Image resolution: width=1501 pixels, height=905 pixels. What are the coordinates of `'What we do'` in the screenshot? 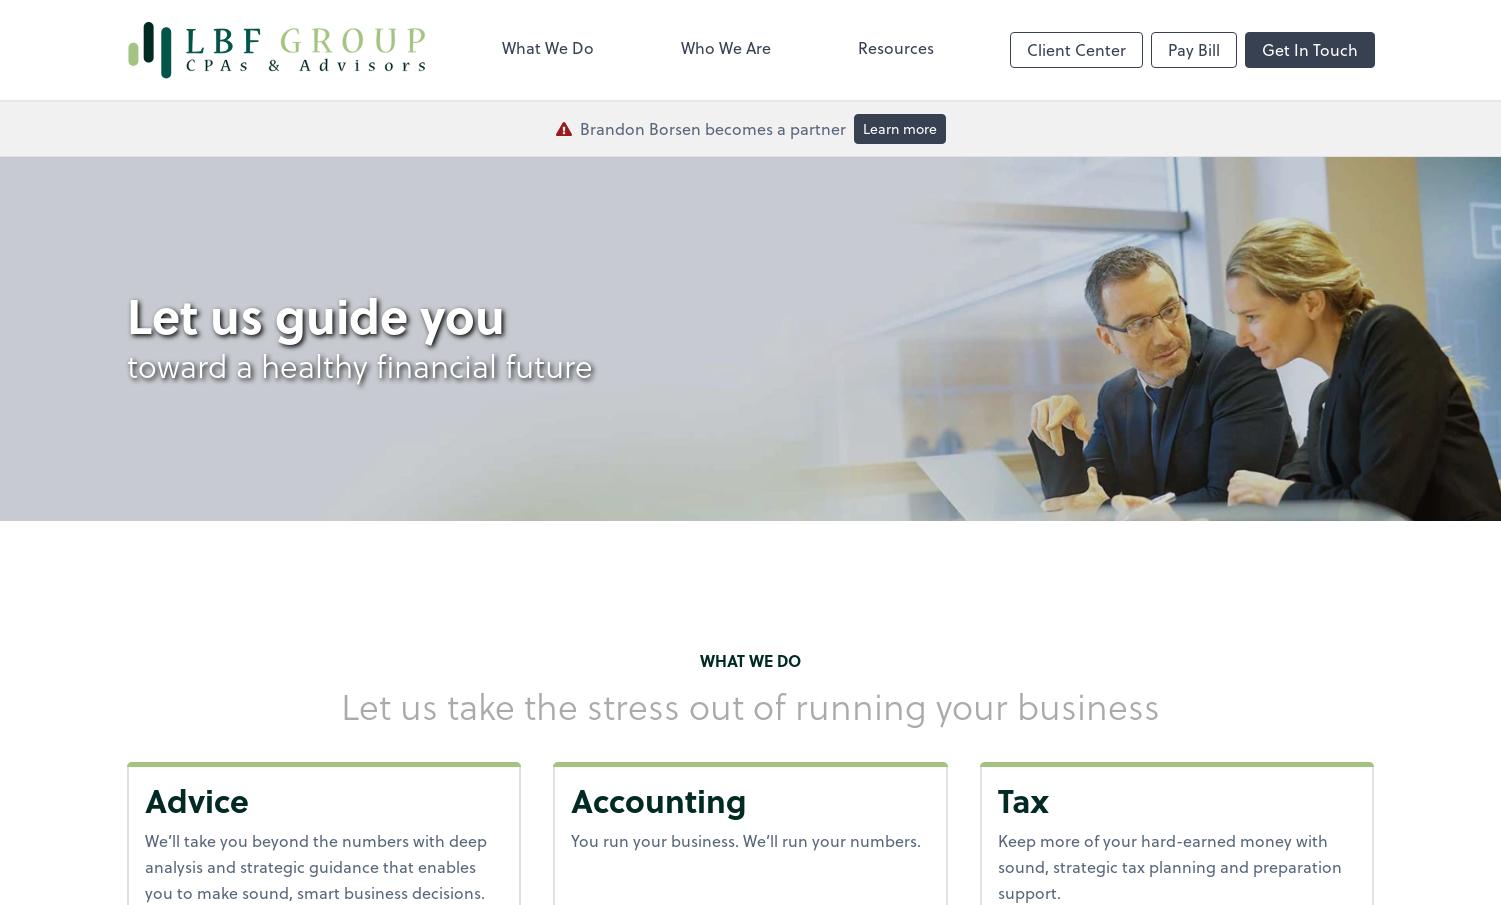 It's located at (750, 659).